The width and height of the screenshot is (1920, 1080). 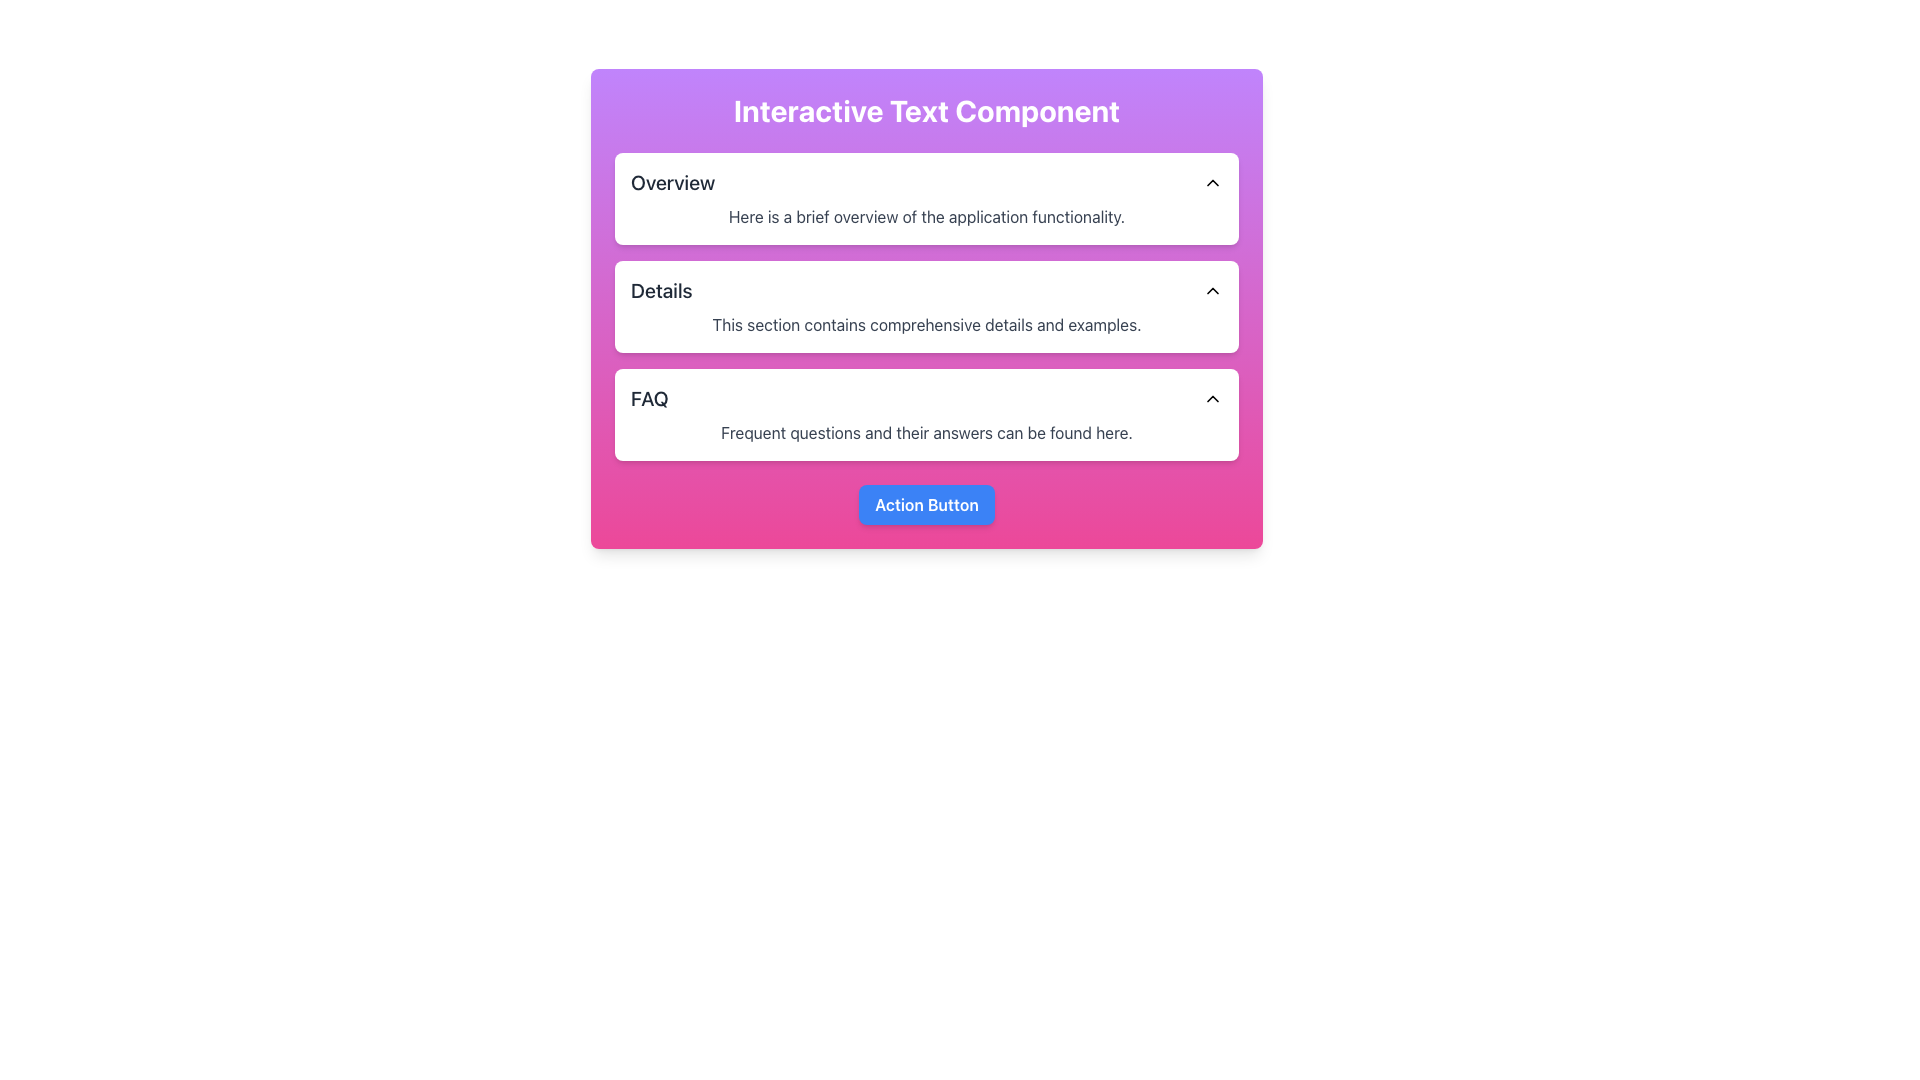 What do you see at coordinates (925, 323) in the screenshot?
I see `the text label that reads 'This section contains comprehensive details and examples.' located within a white card section below the 'Details' title` at bounding box center [925, 323].